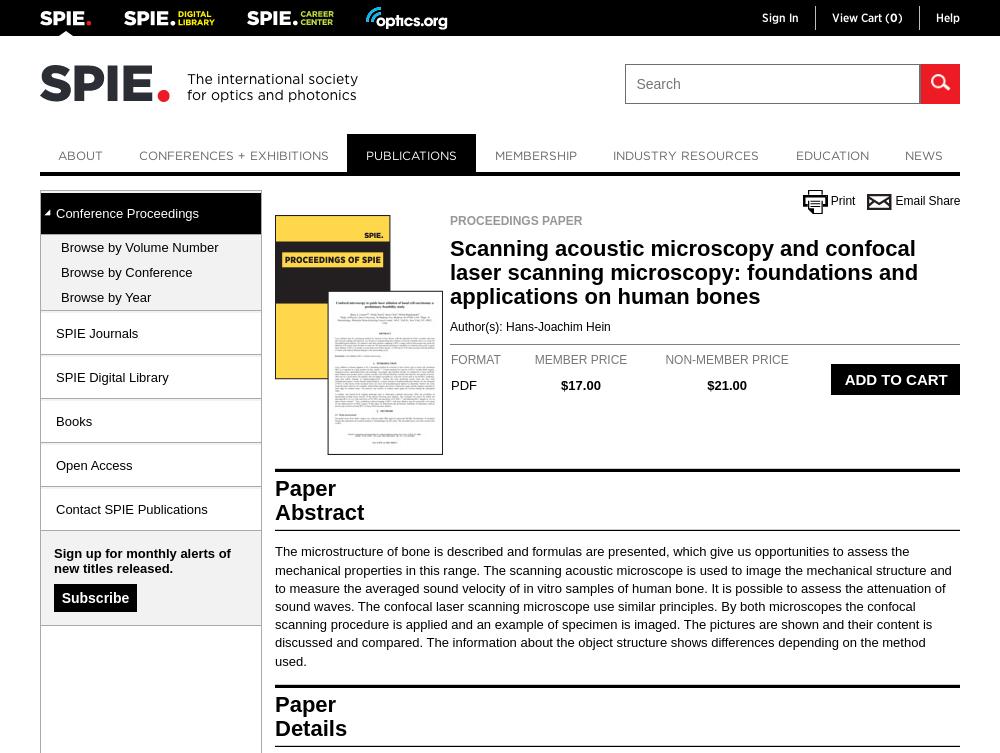  I want to click on 'Browse by Year', so click(105, 297).